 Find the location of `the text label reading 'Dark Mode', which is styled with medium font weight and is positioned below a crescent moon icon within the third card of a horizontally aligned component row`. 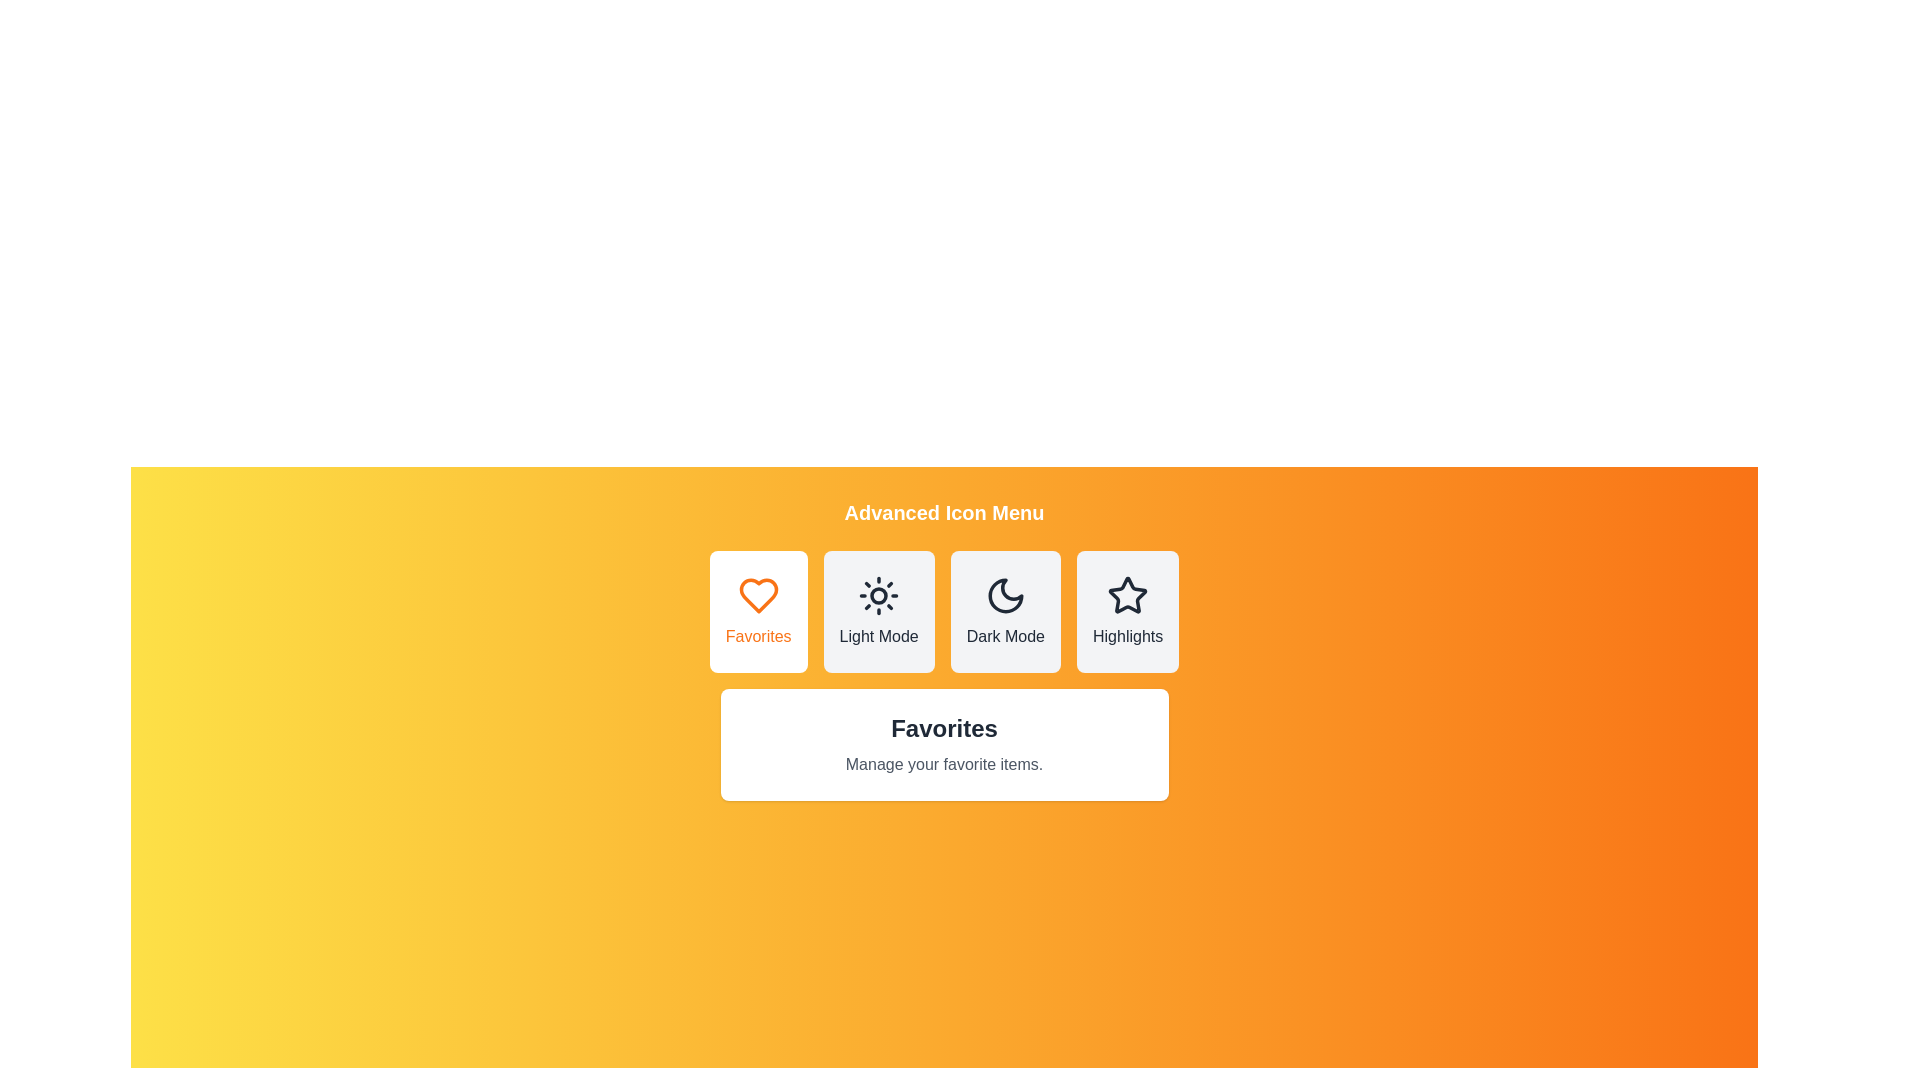

the text label reading 'Dark Mode', which is styled with medium font weight and is positioned below a crescent moon icon within the third card of a horizontally aligned component row is located at coordinates (1005, 636).